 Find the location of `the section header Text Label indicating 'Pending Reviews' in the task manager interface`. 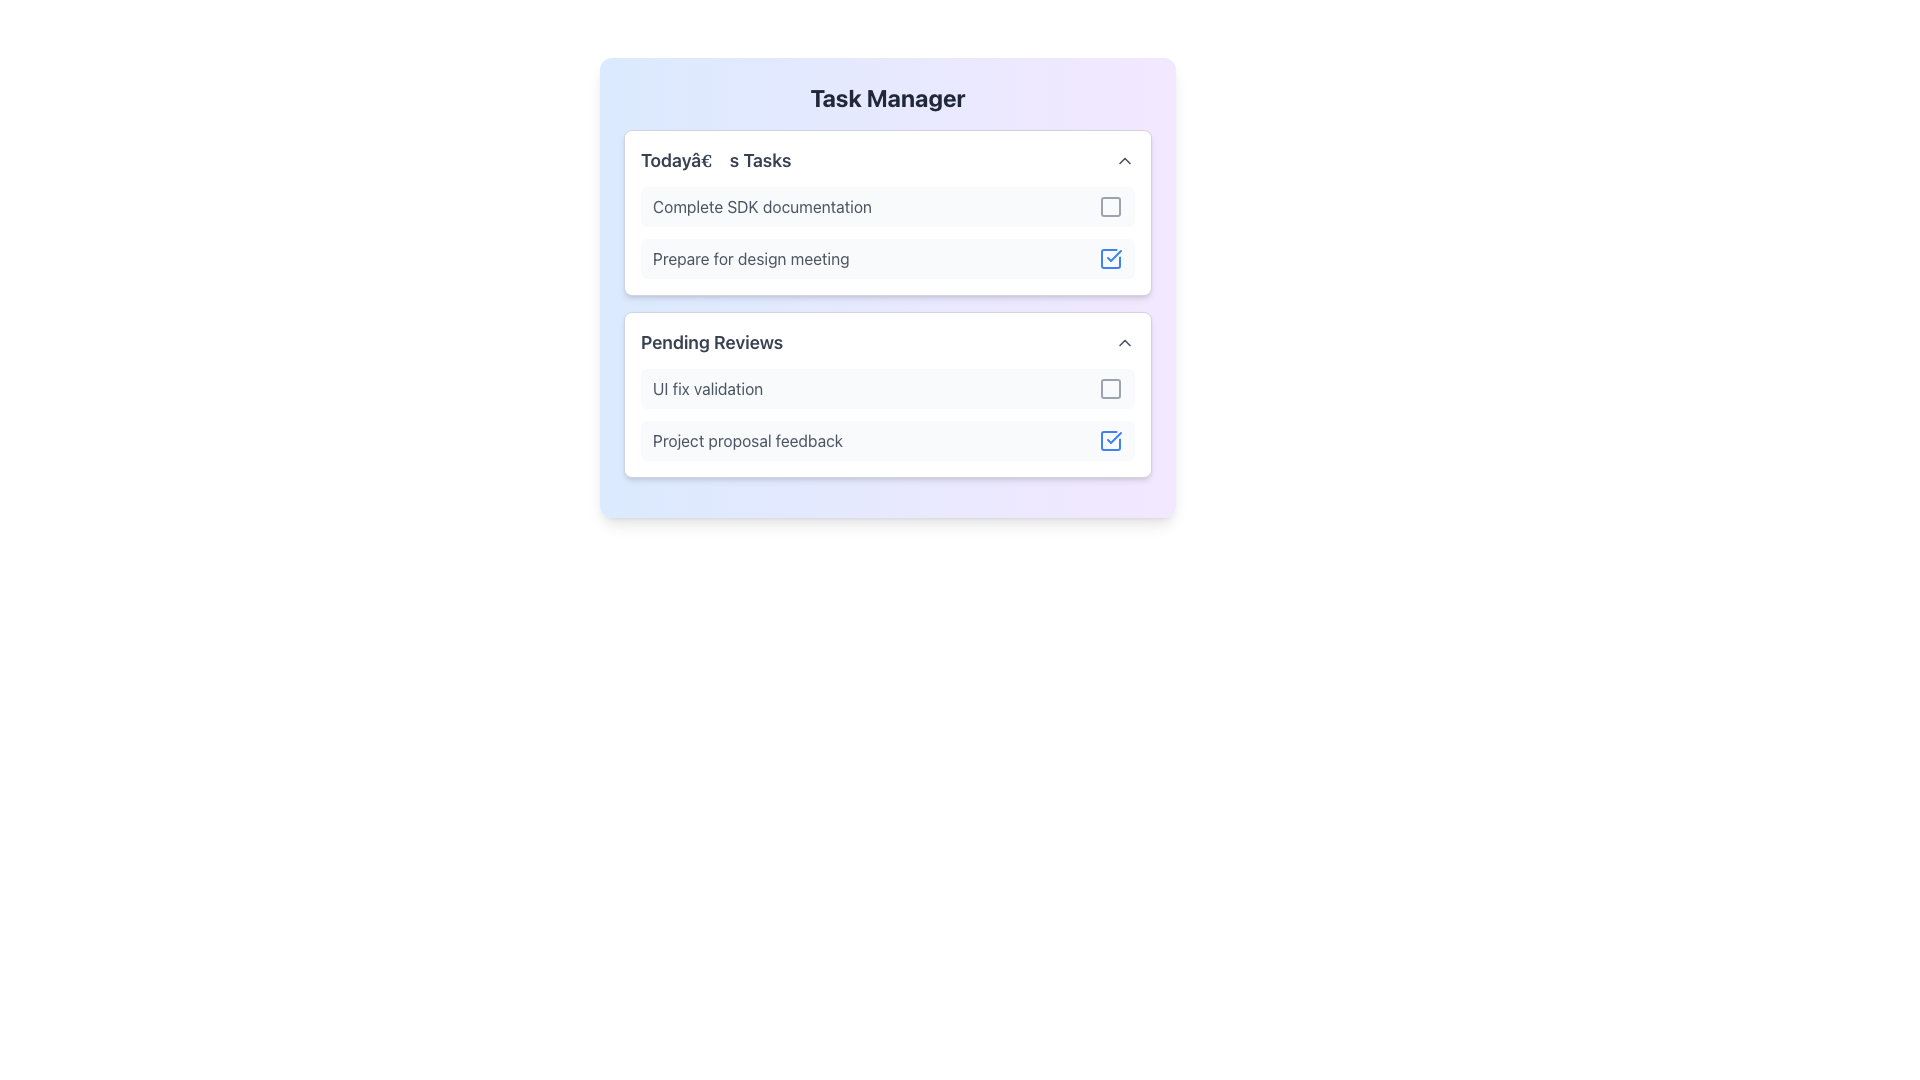

the section header Text Label indicating 'Pending Reviews' in the task manager interface is located at coordinates (712, 342).